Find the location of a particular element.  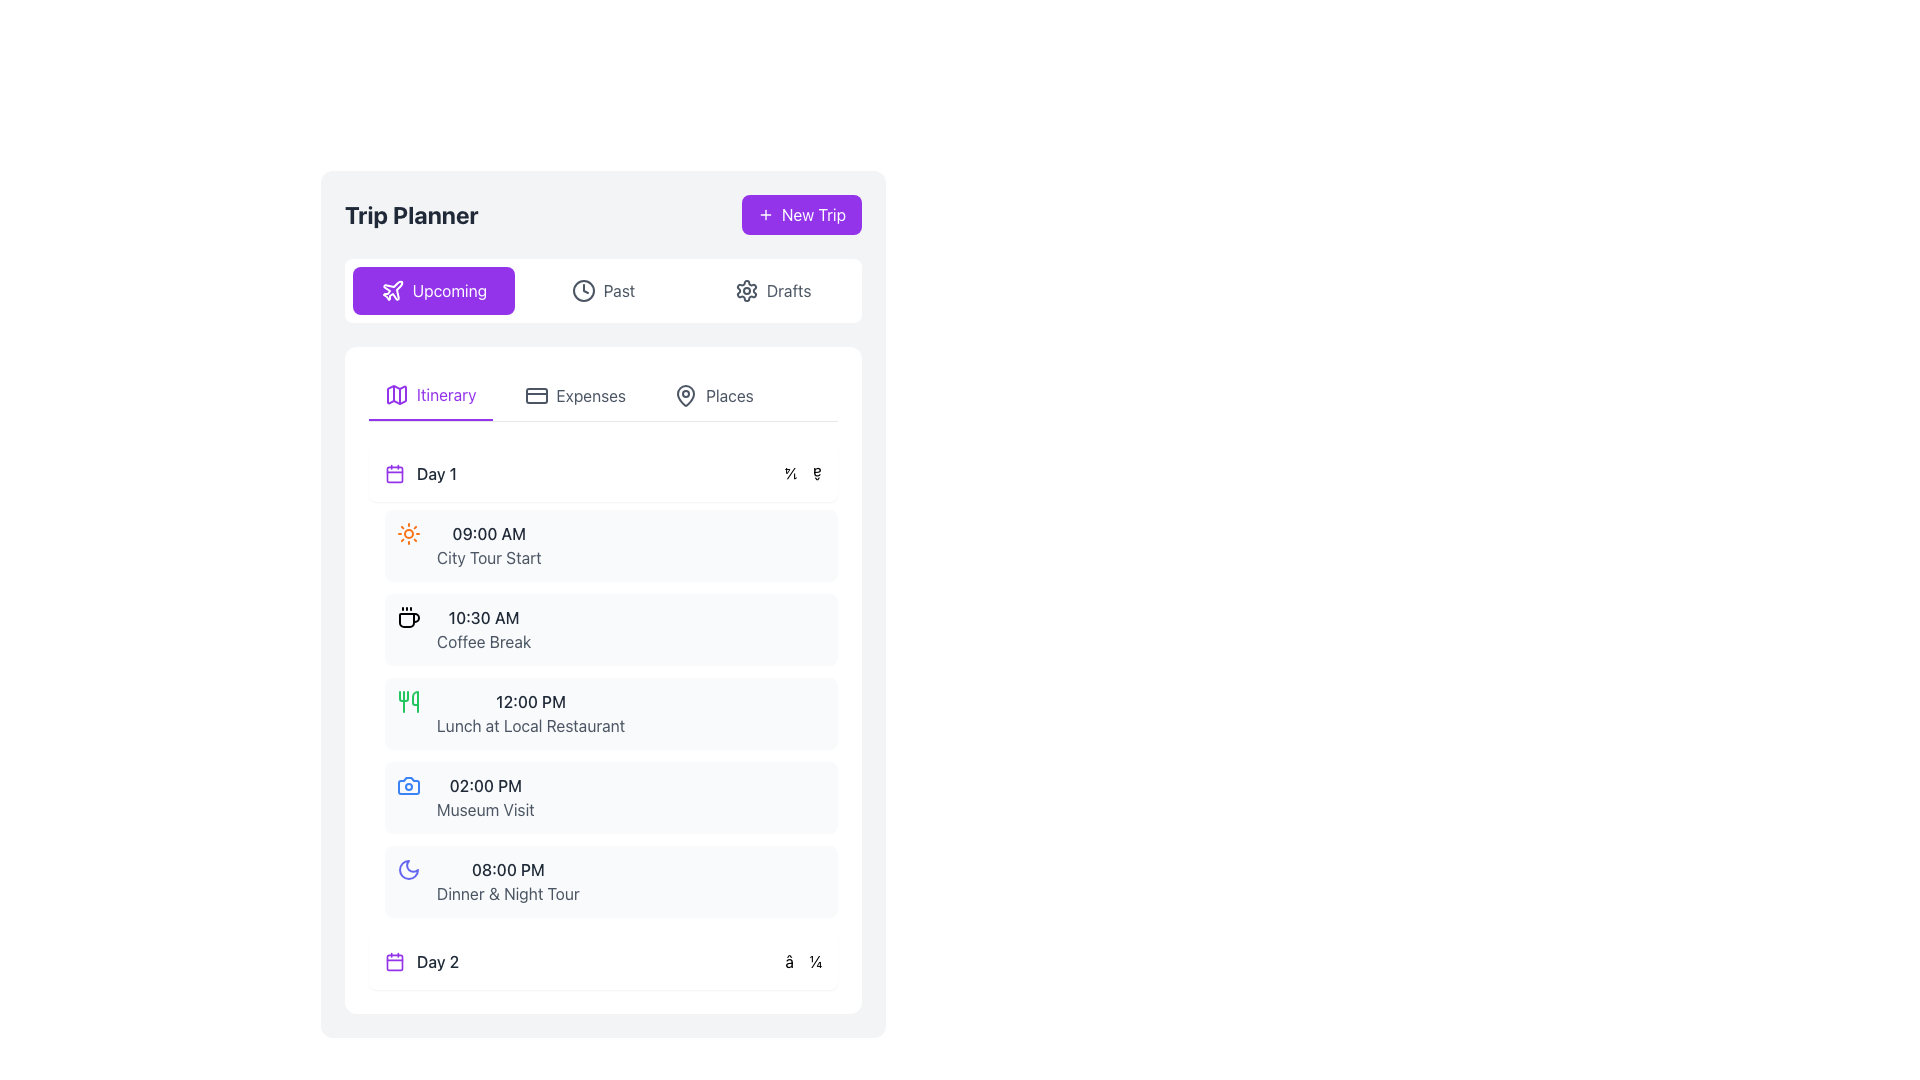

the informational component that displays the scheduled event titled 'Coffee Break', which is the second item in the itinerary list, located between '09:00 AM City Tour Start' and '12:00 PM Lunch at Local Restaurant' is located at coordinates (610, 628).